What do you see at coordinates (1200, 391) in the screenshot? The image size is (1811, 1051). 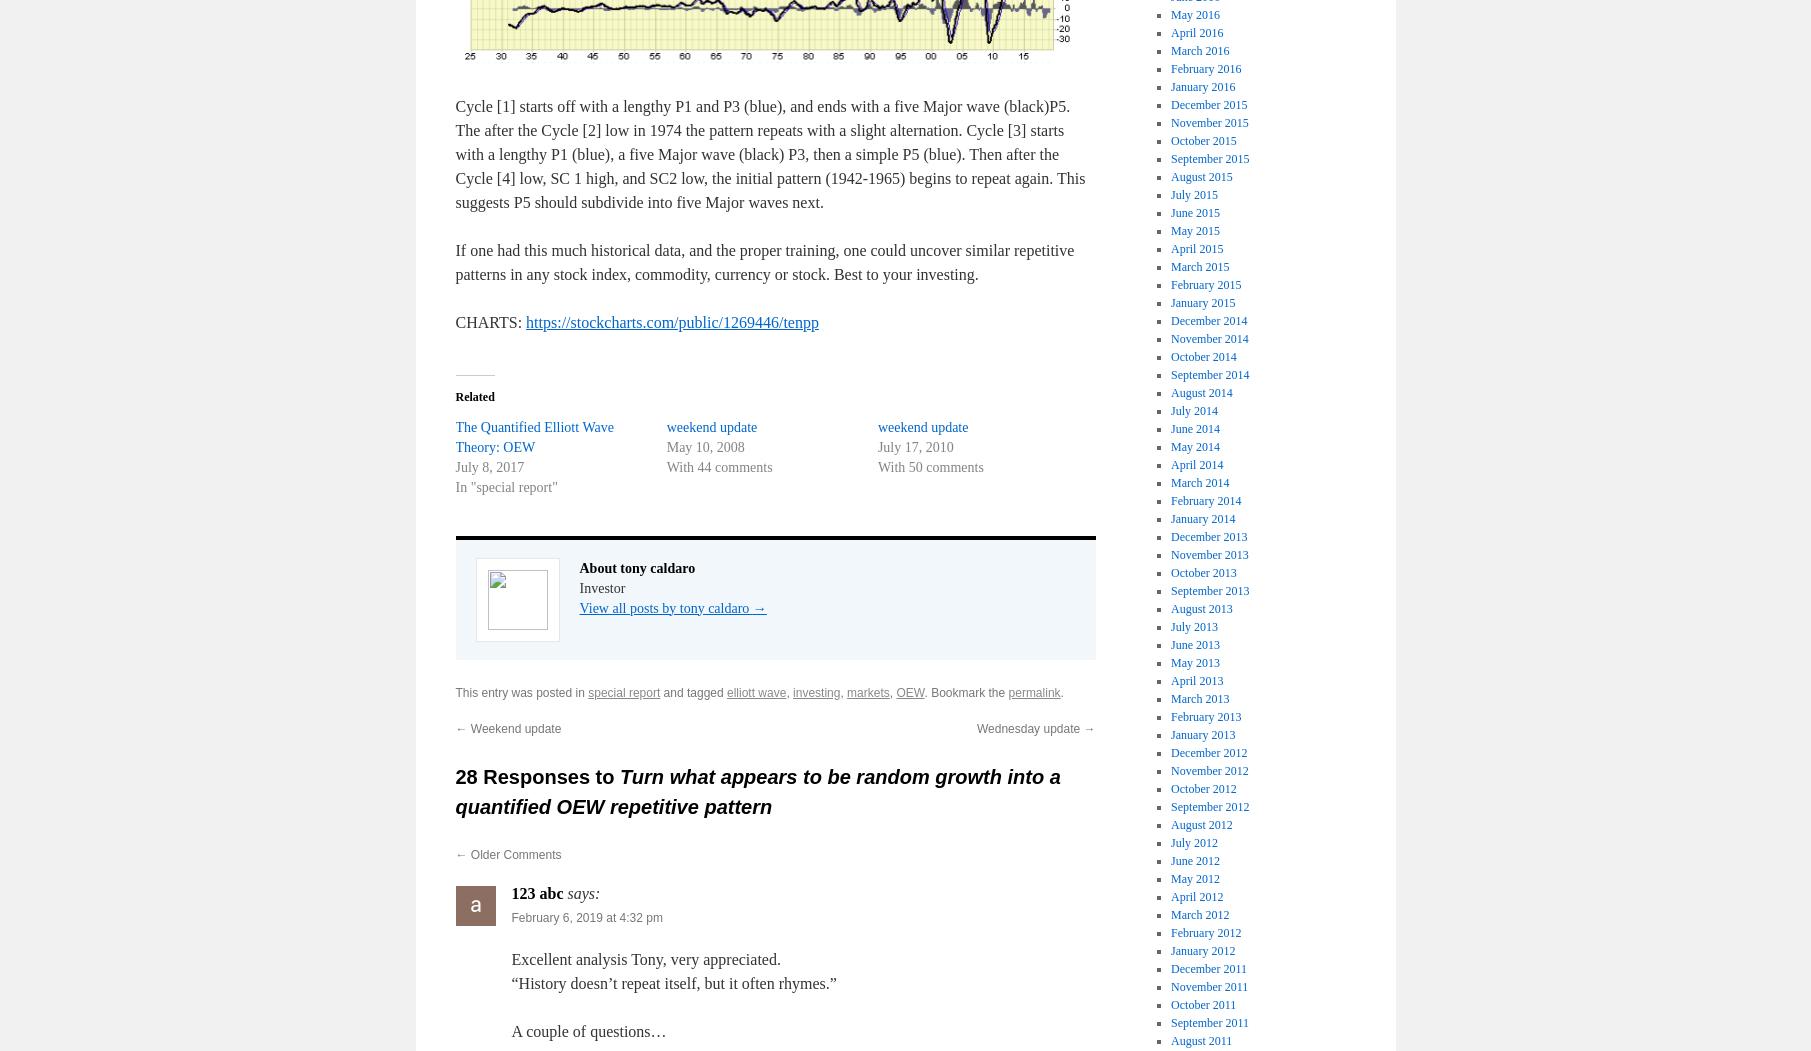 I see `'August 2014'` at bounding box center [1200, 391].